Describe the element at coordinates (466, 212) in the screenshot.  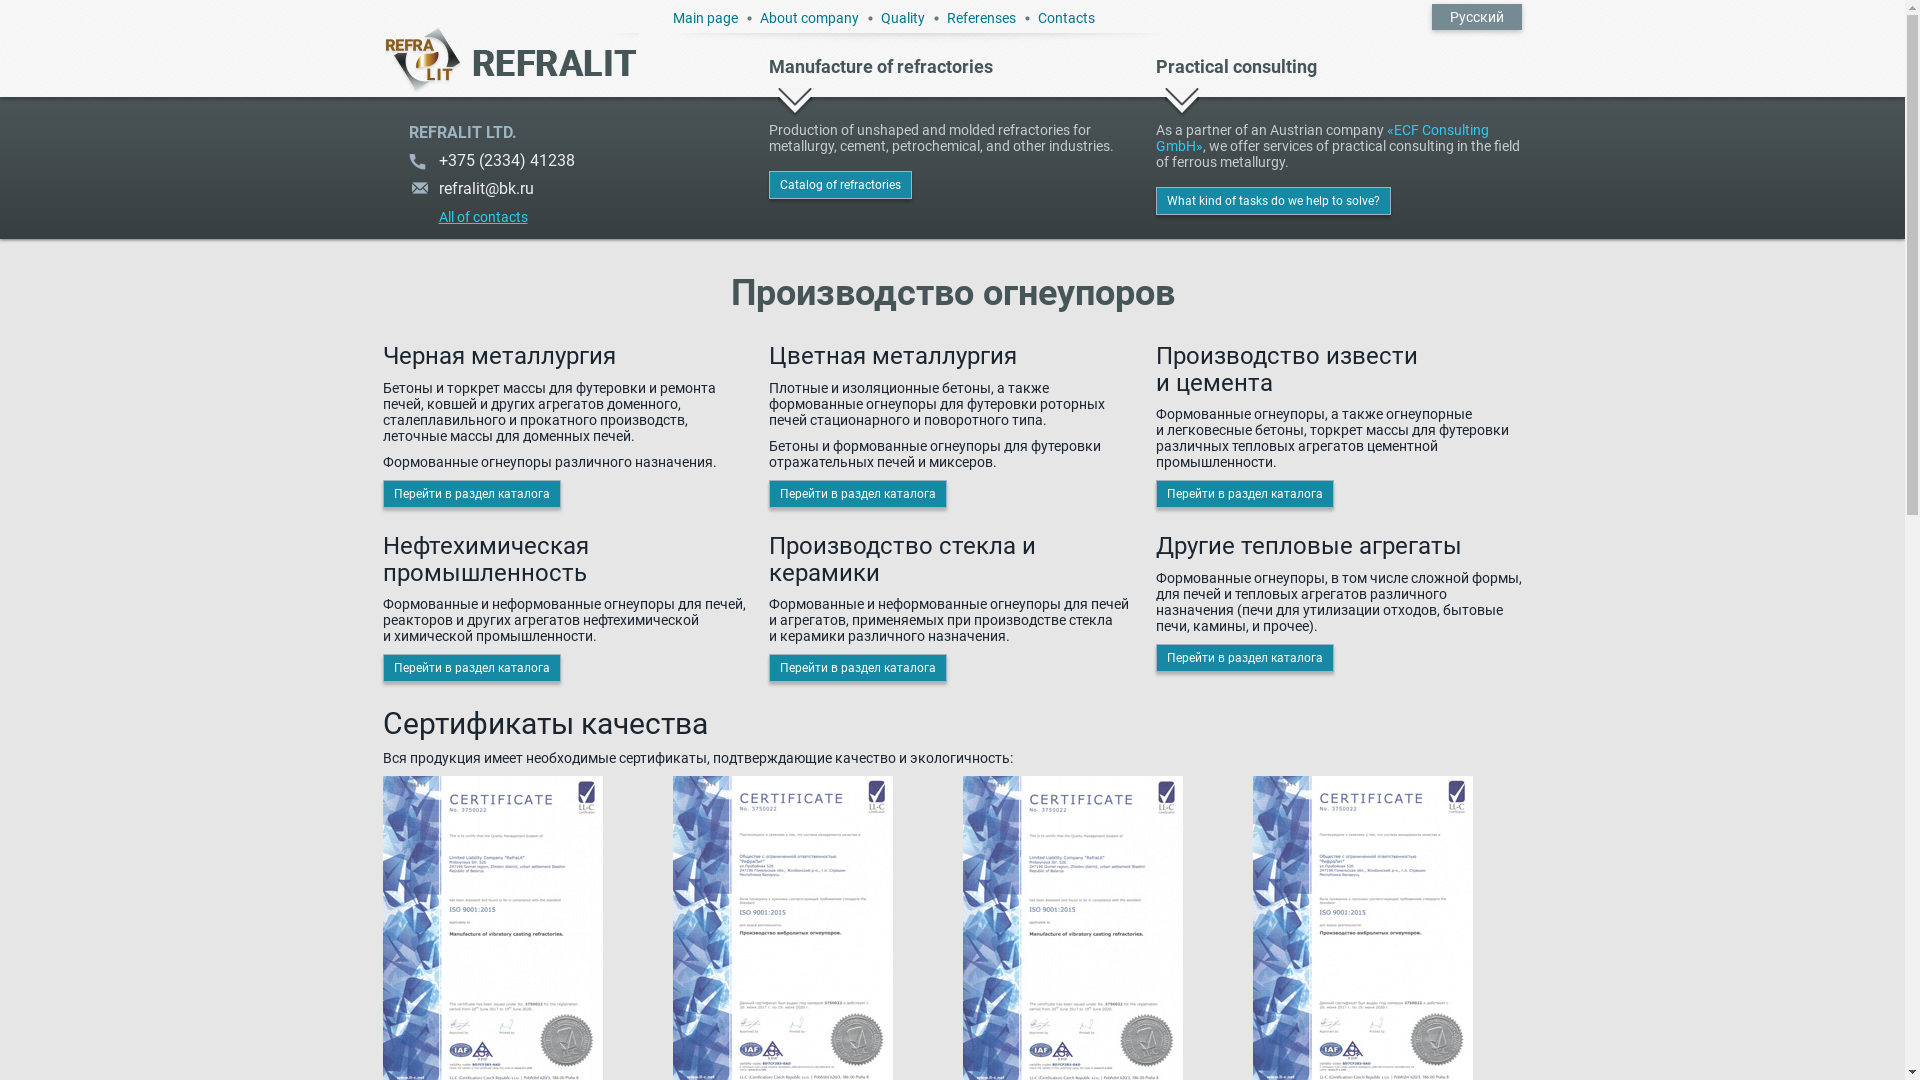
I see `'All of contacts'` at that location.